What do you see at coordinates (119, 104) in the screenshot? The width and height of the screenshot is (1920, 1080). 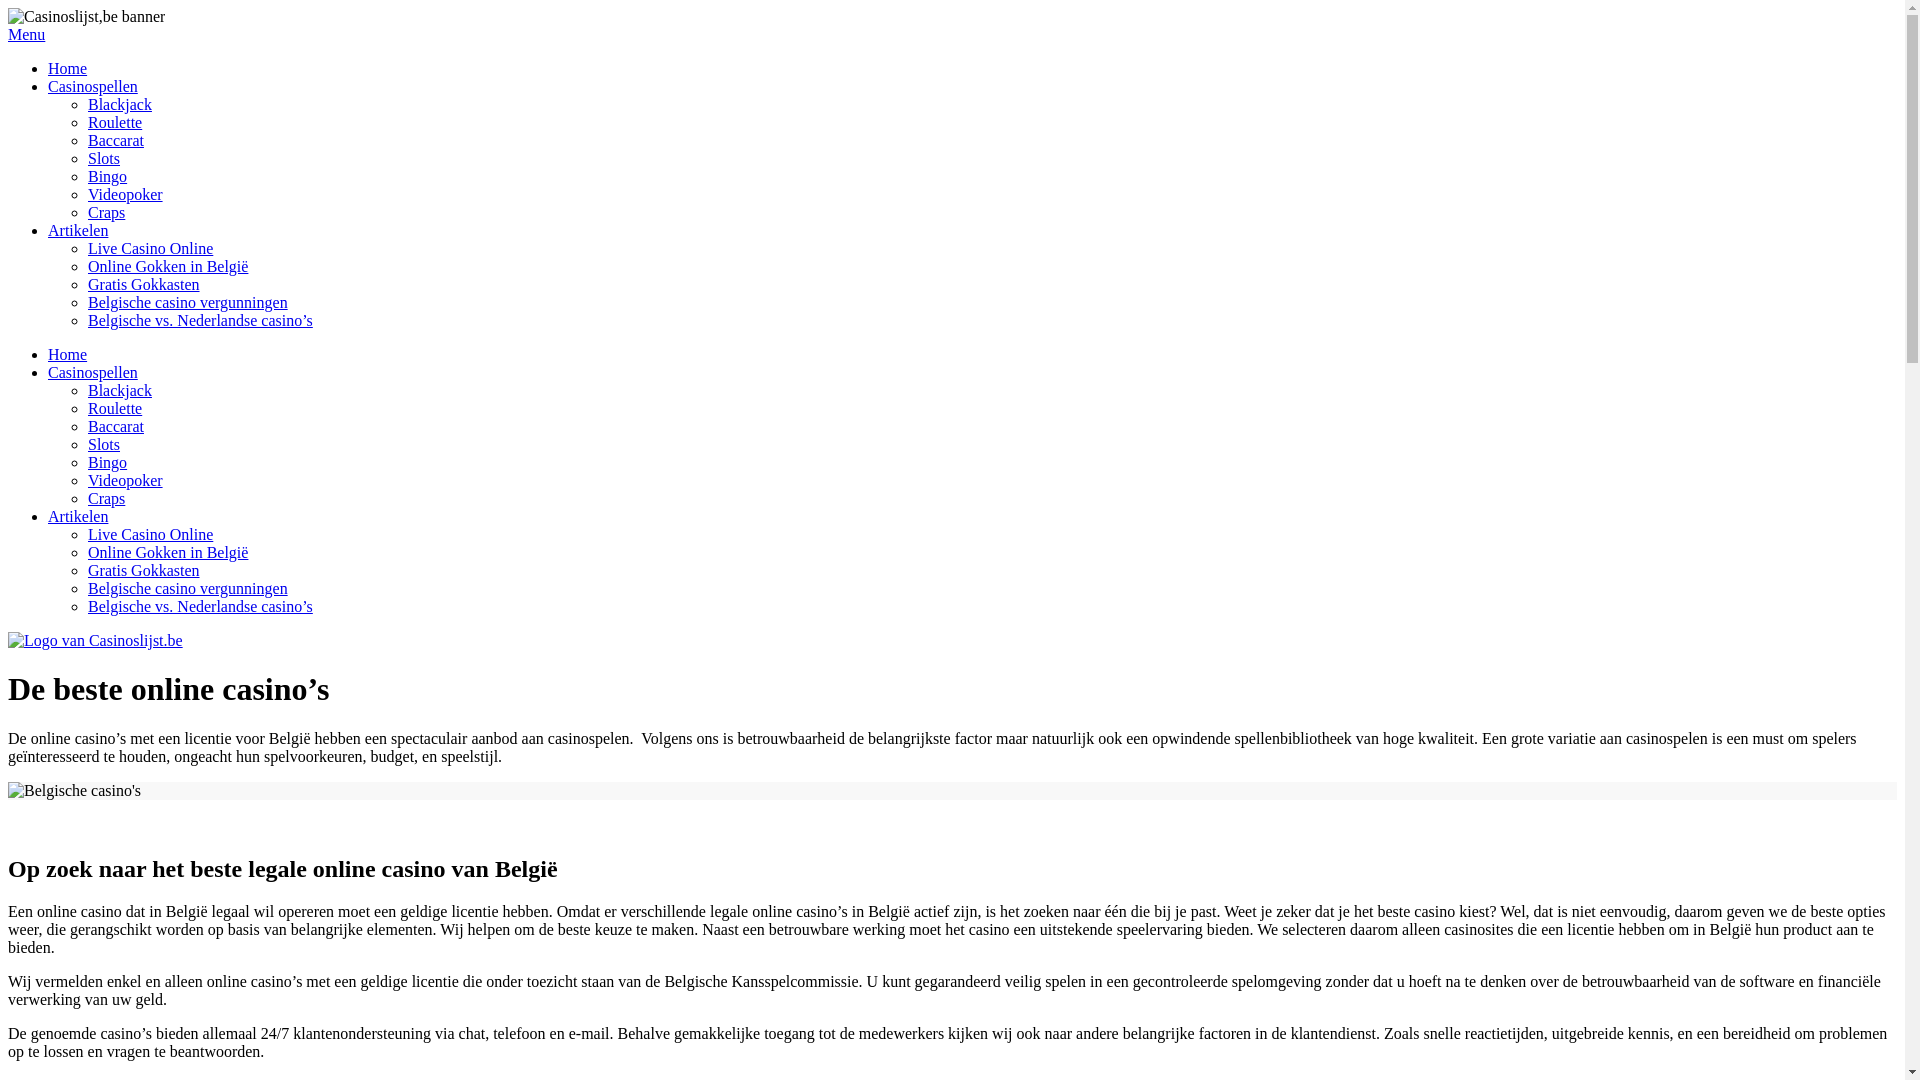 I see `'Blackjack'` at bounding box center [119, 104].